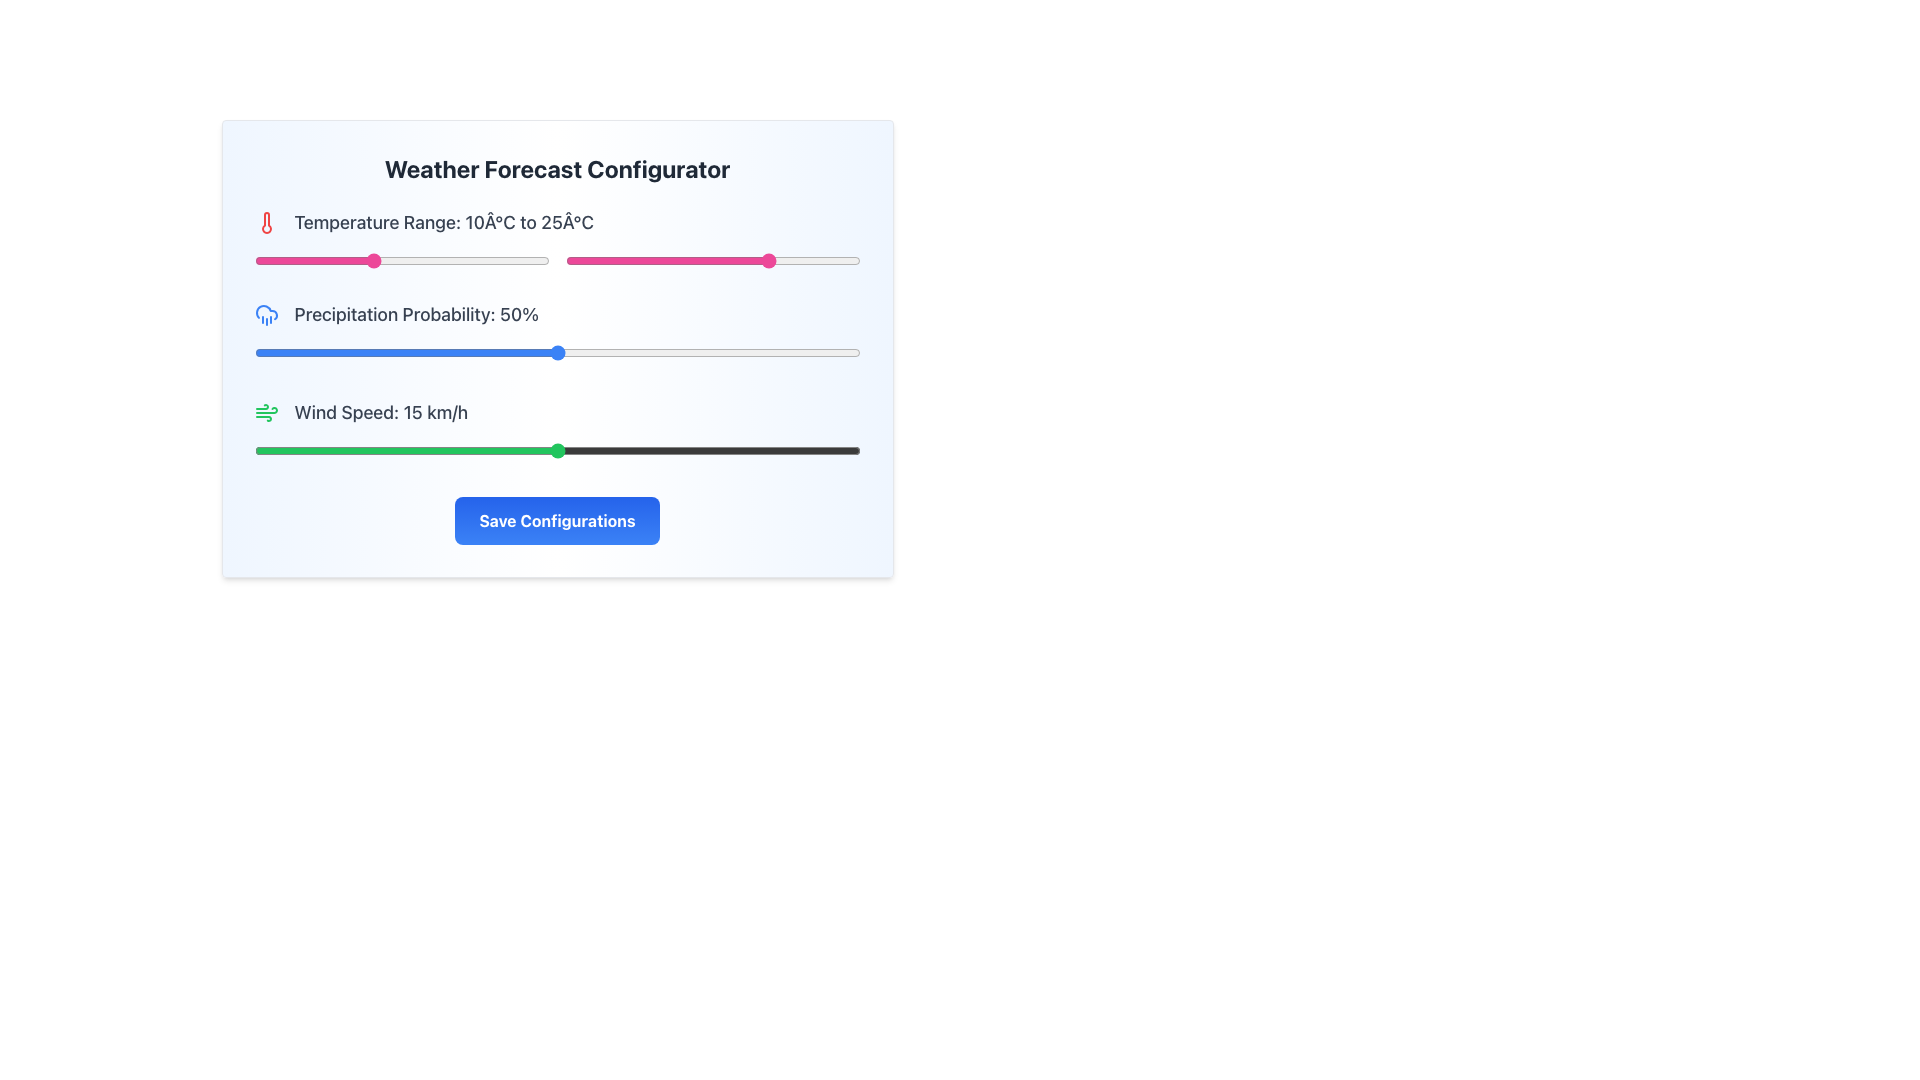 Image resolution: width=1920 pixels, height=1080 pixels. Describe the element at coordinates (259, 352) in the screenshot. I see `precipitation probability` at that location.